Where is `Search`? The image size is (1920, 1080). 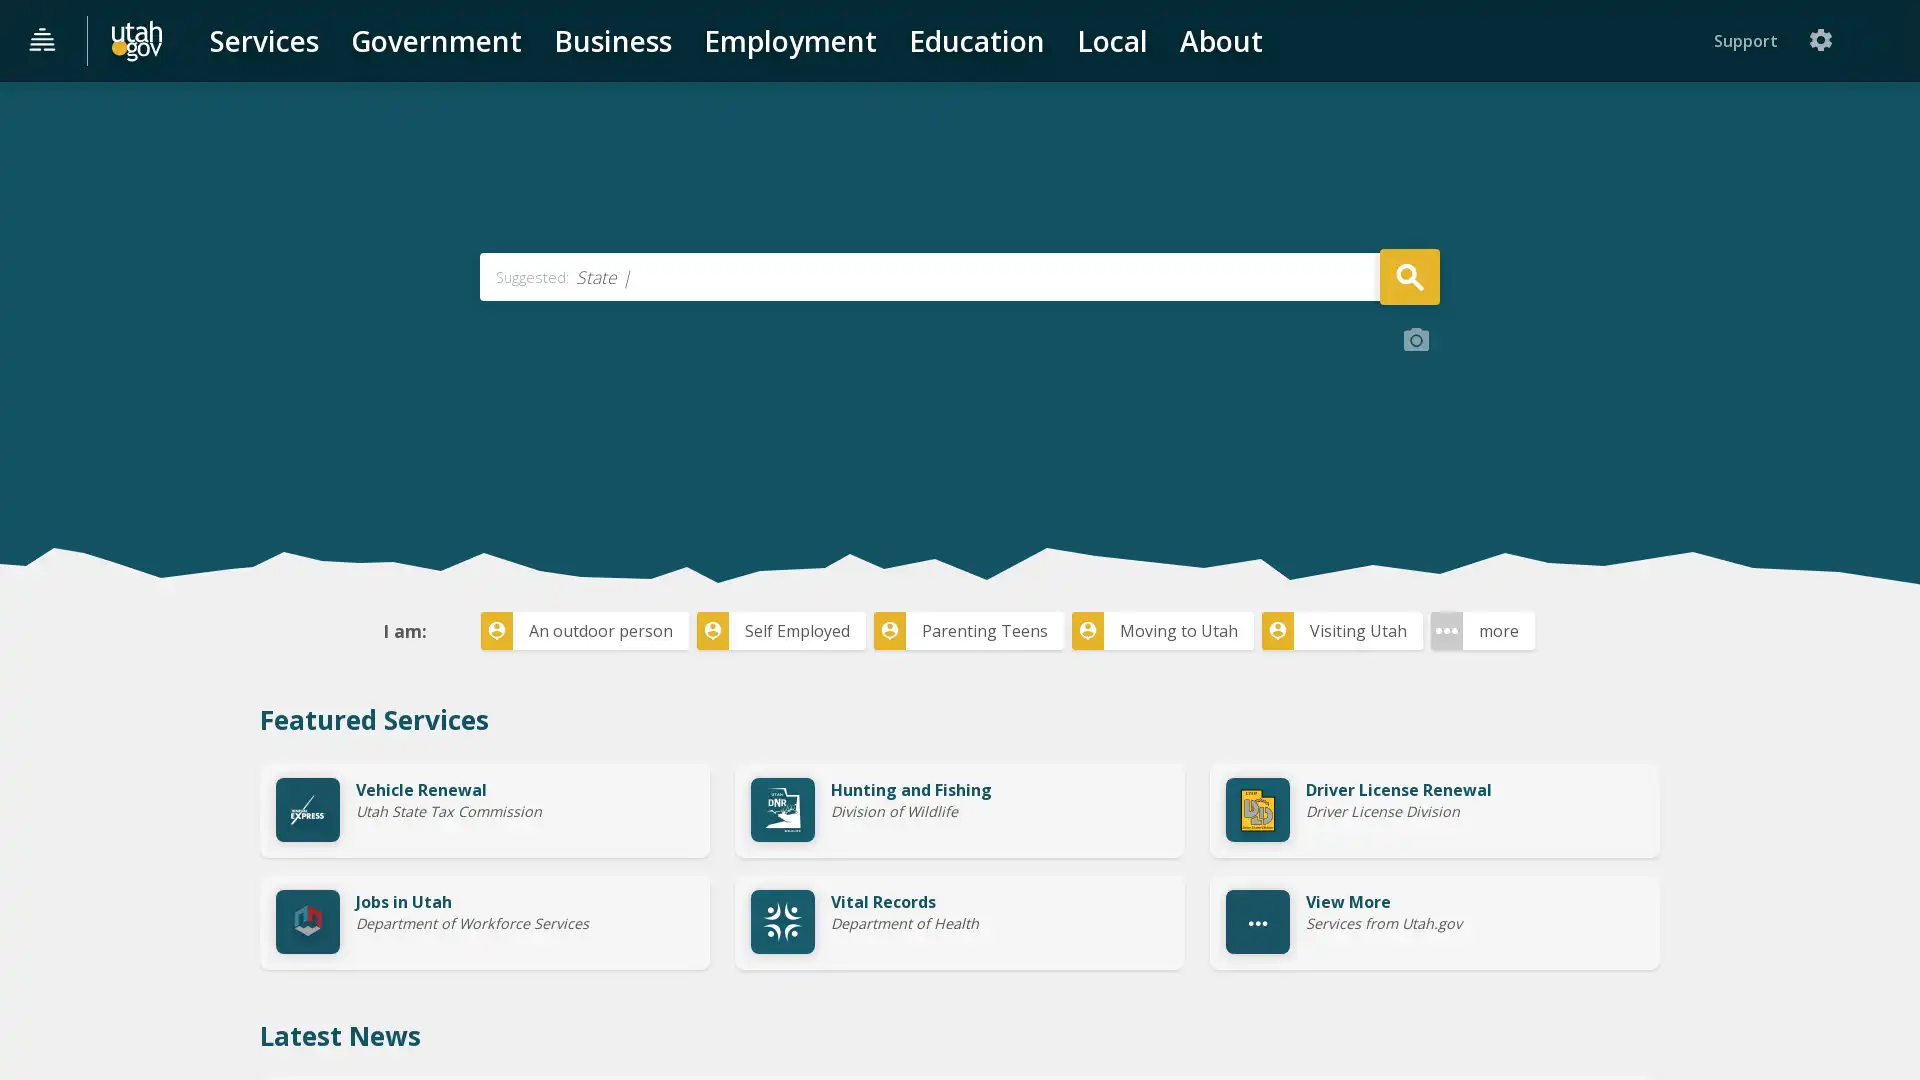
Search is located at coordinates (1408, 423).